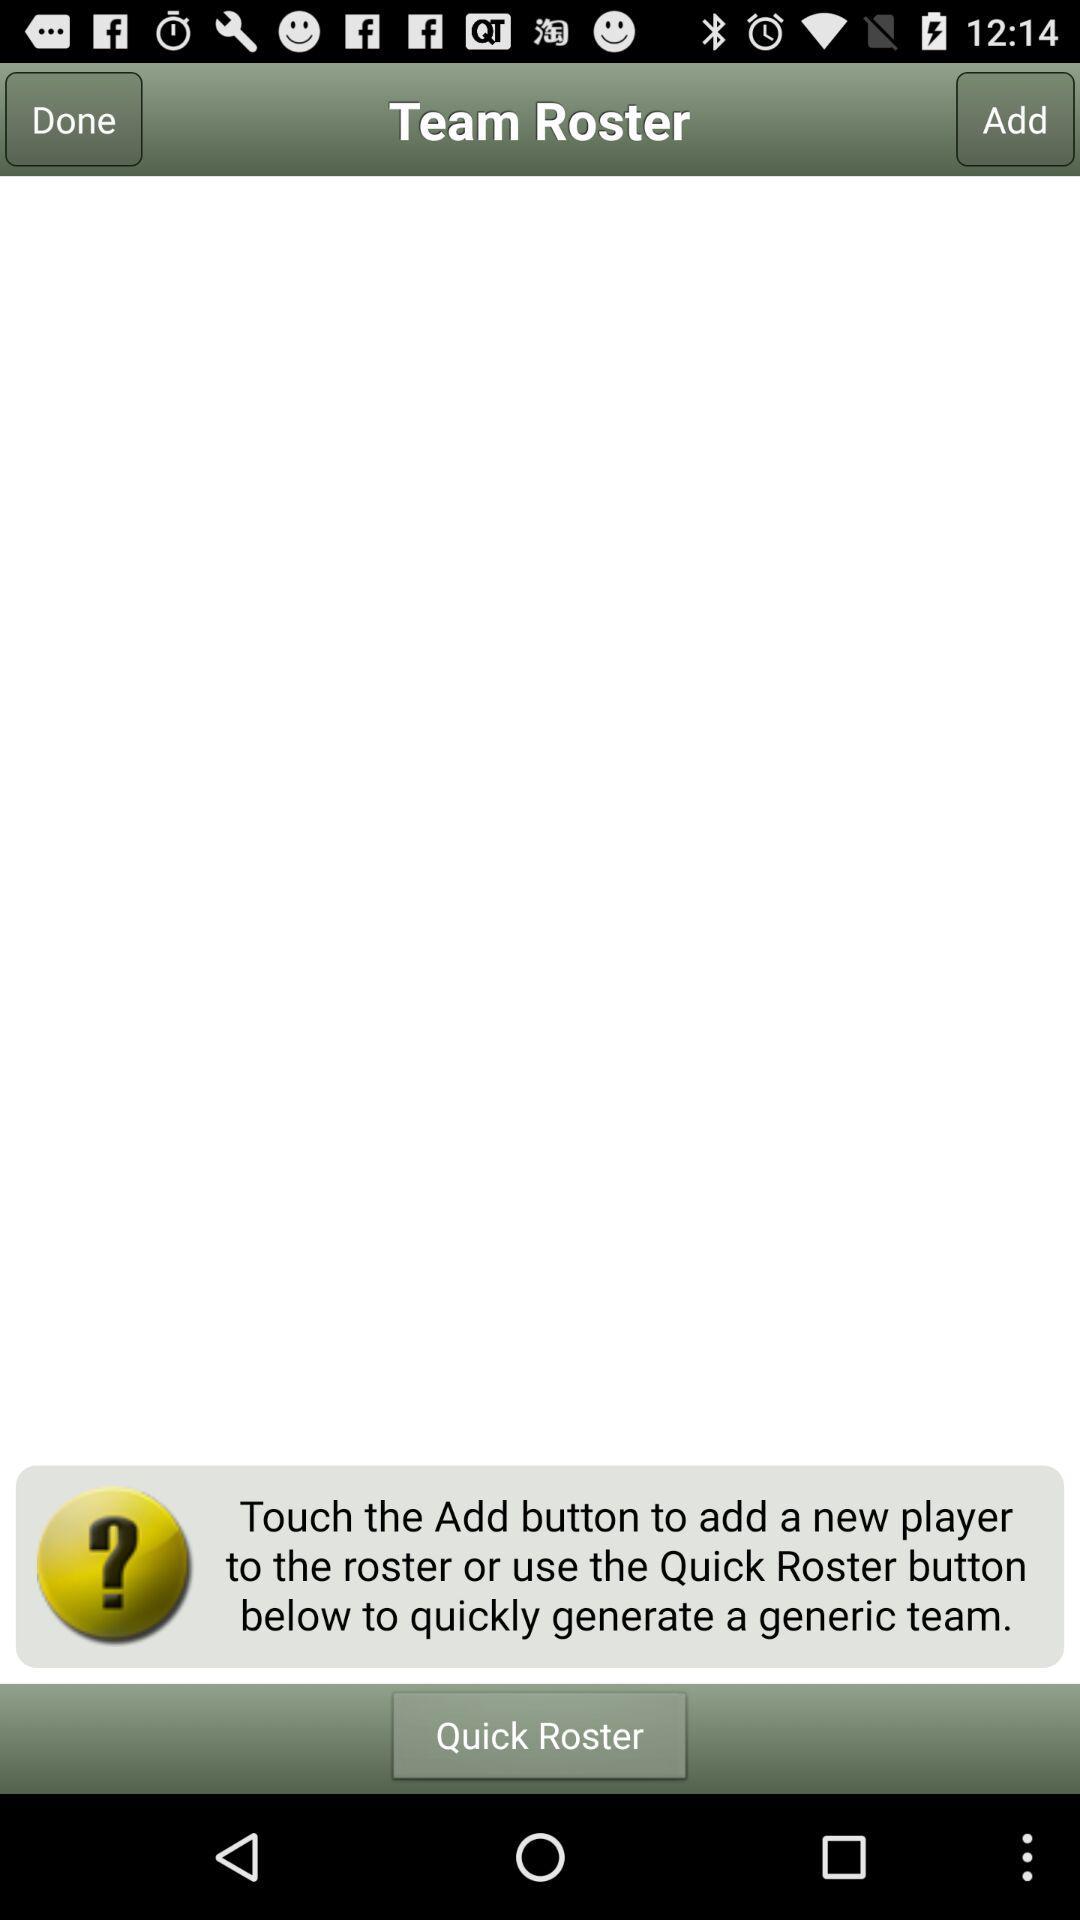 The height and width of the screenshot is (1920, 1080). What do you see at coordinates (72, 118) in the screenshot?
I see `icon next to team roster item` at bounding box center [72, 118].